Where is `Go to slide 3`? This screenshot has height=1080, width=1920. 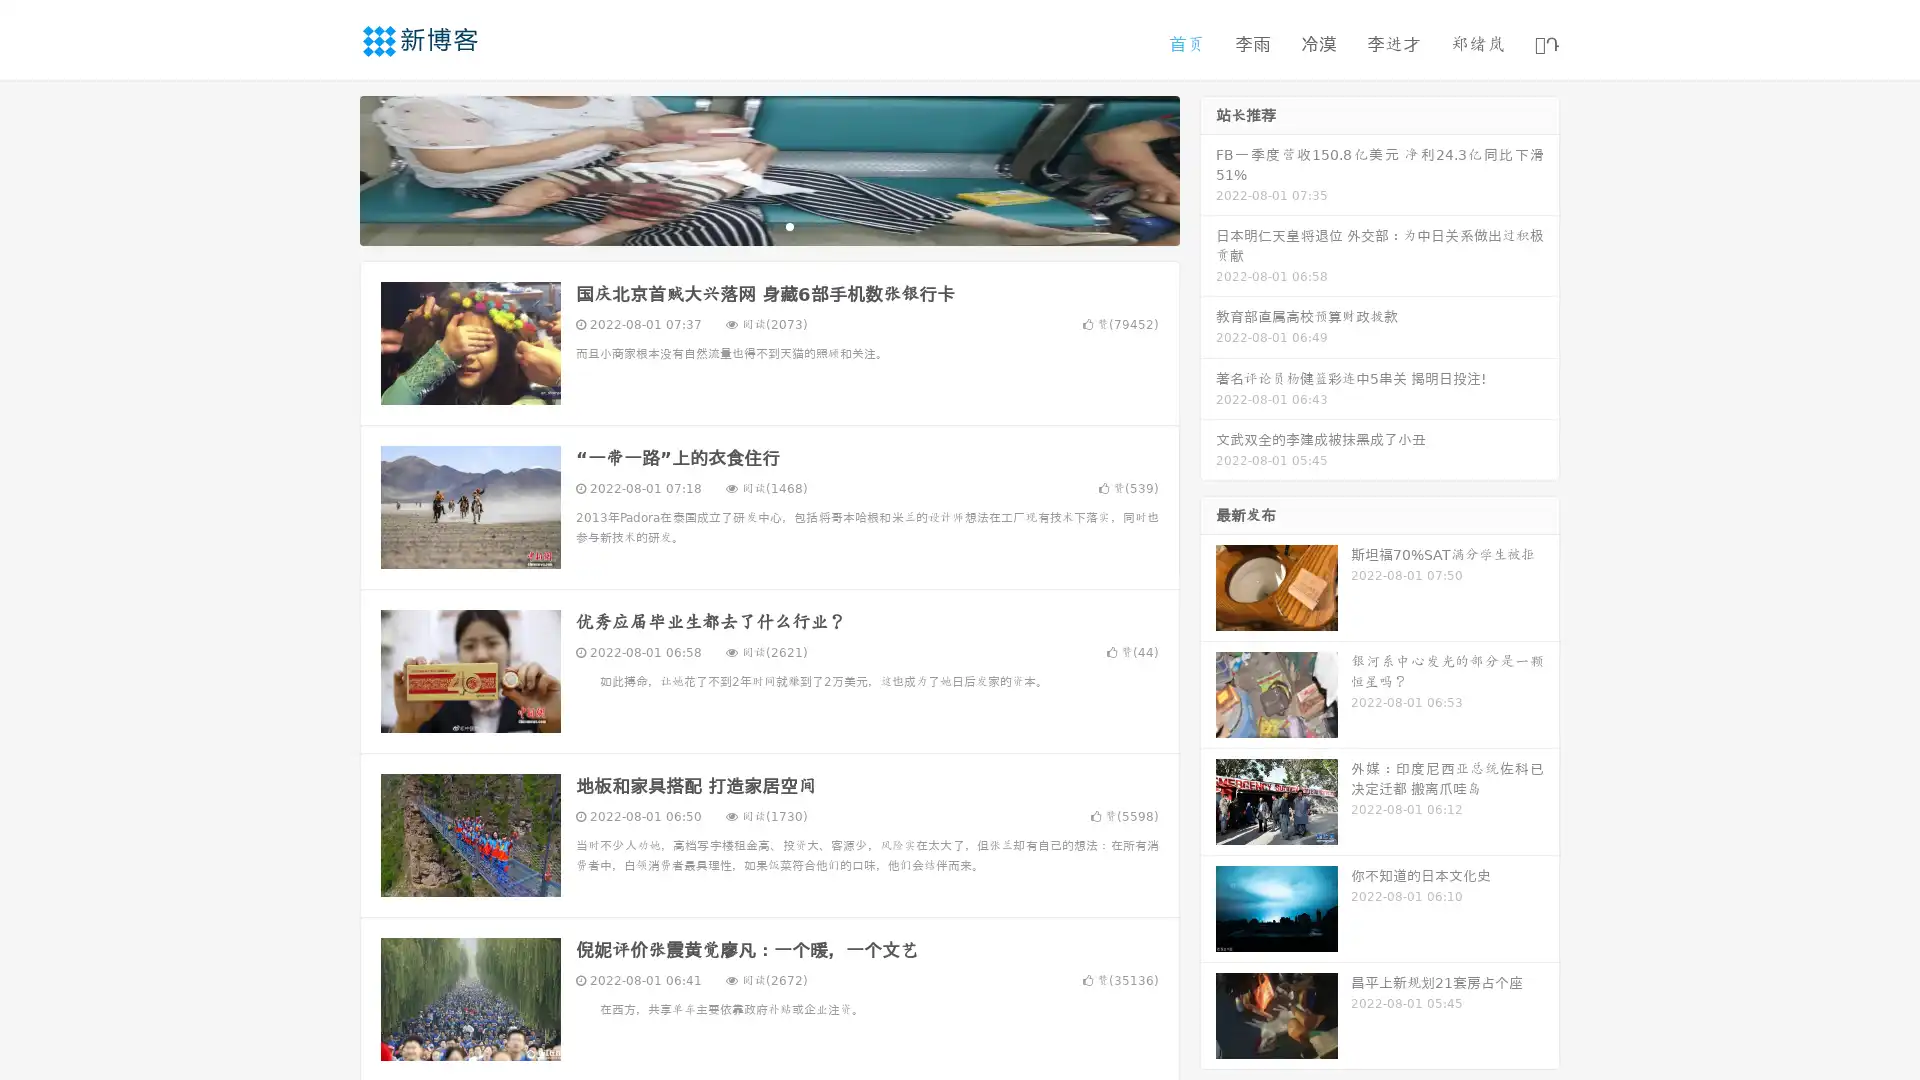 Go to slide 3 is located at coordinates (789, 225).